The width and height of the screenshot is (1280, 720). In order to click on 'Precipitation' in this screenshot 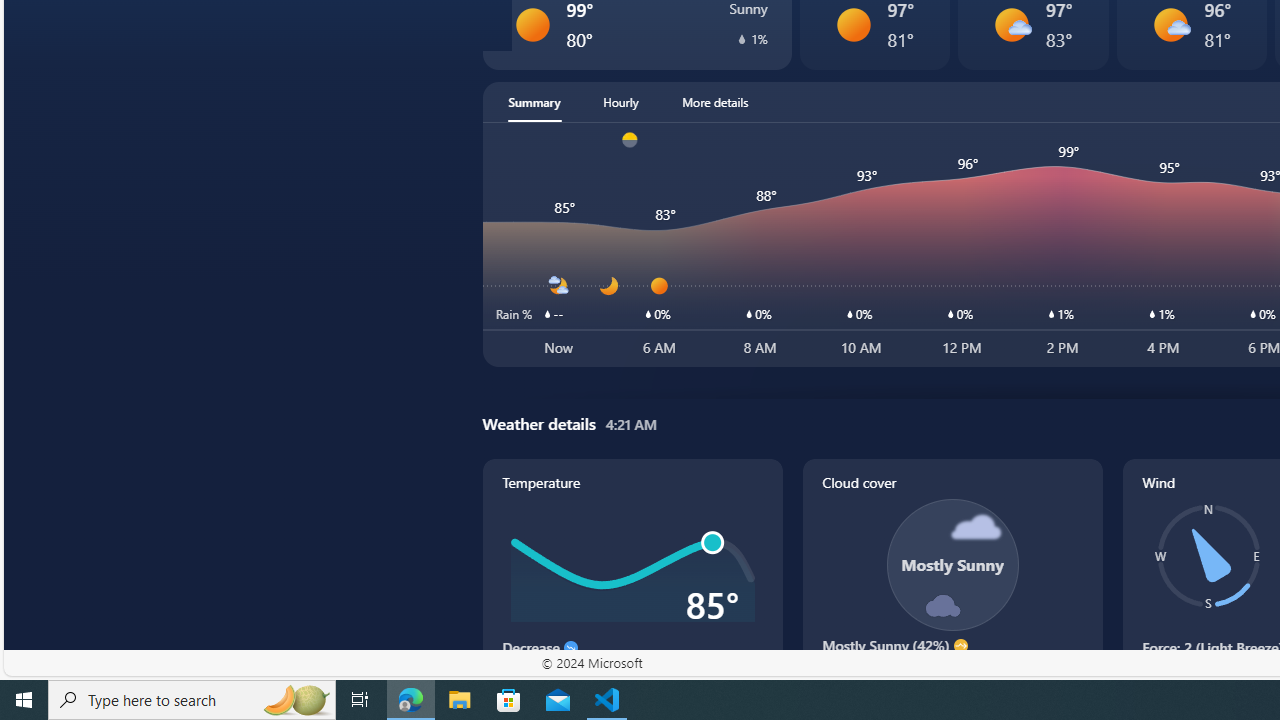, I will do `click(741, 38)`.